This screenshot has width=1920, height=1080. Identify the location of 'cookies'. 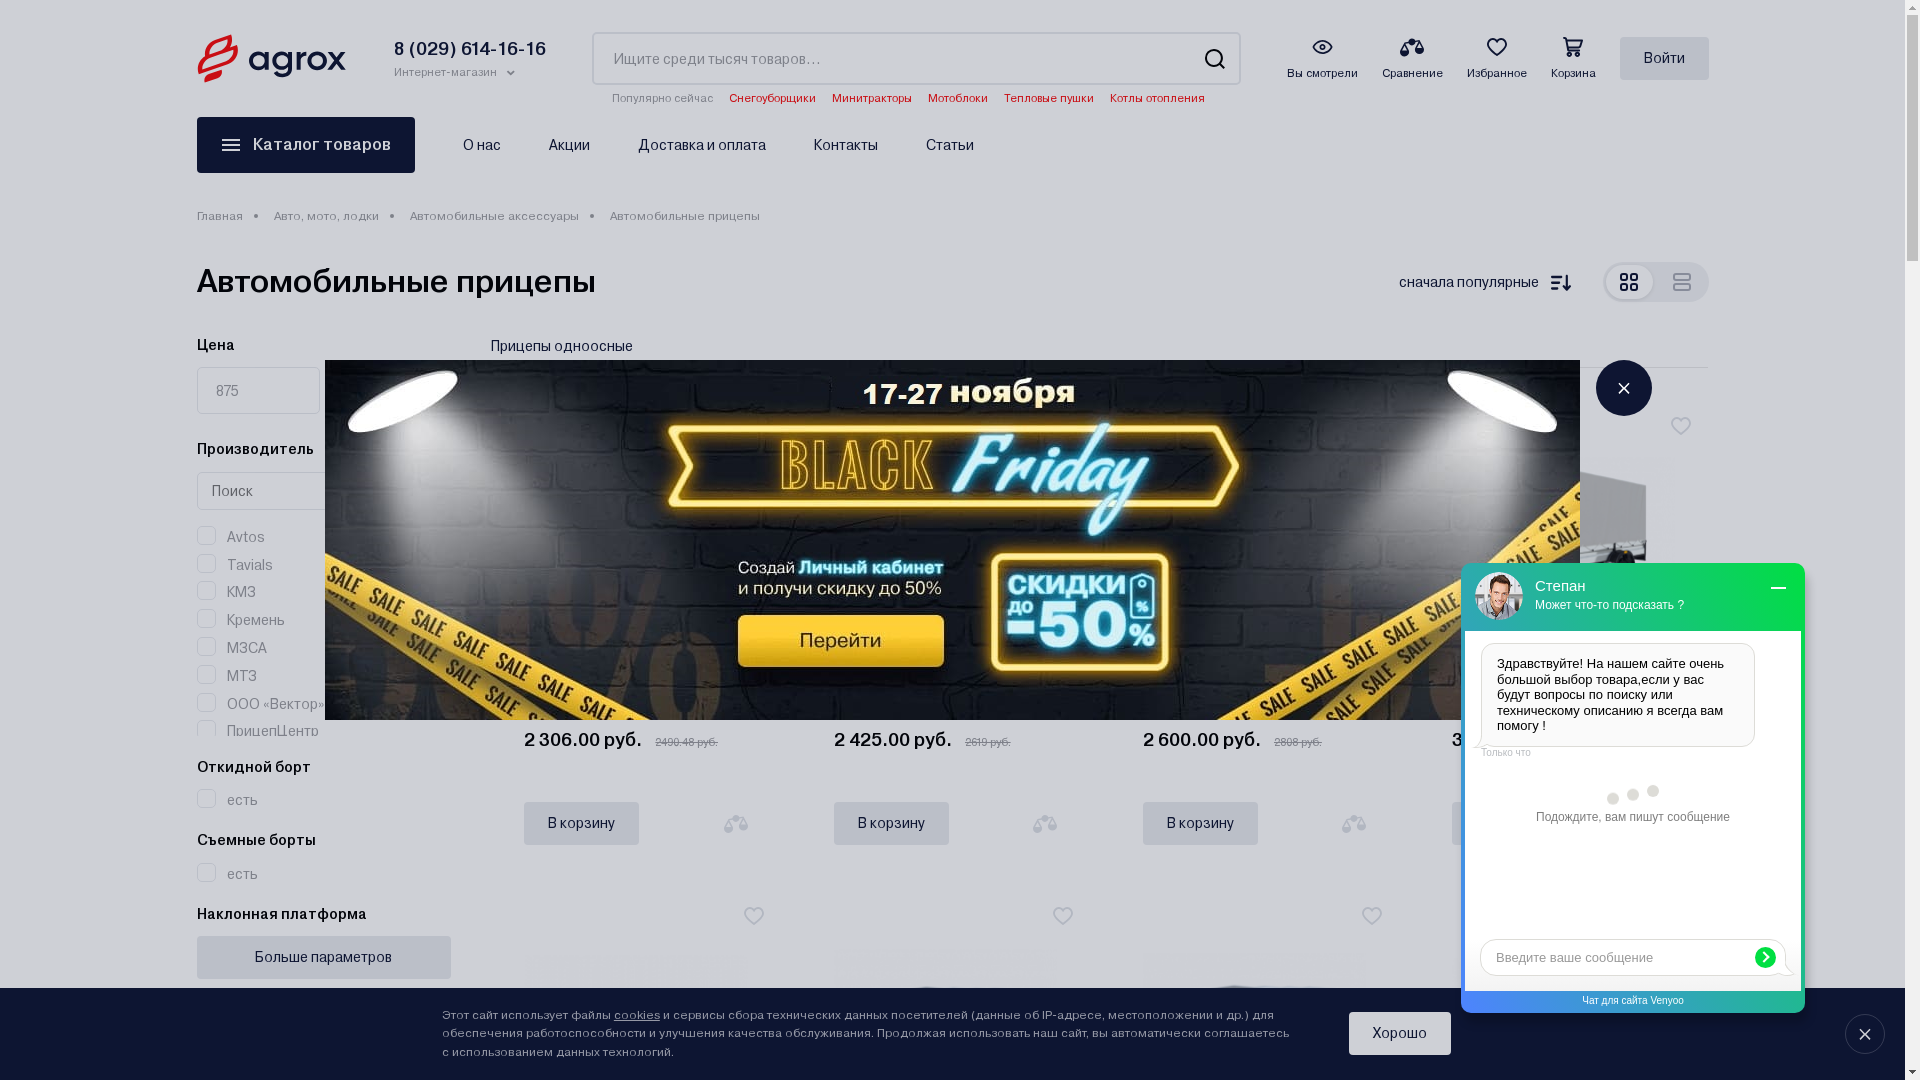
(636, 1014).